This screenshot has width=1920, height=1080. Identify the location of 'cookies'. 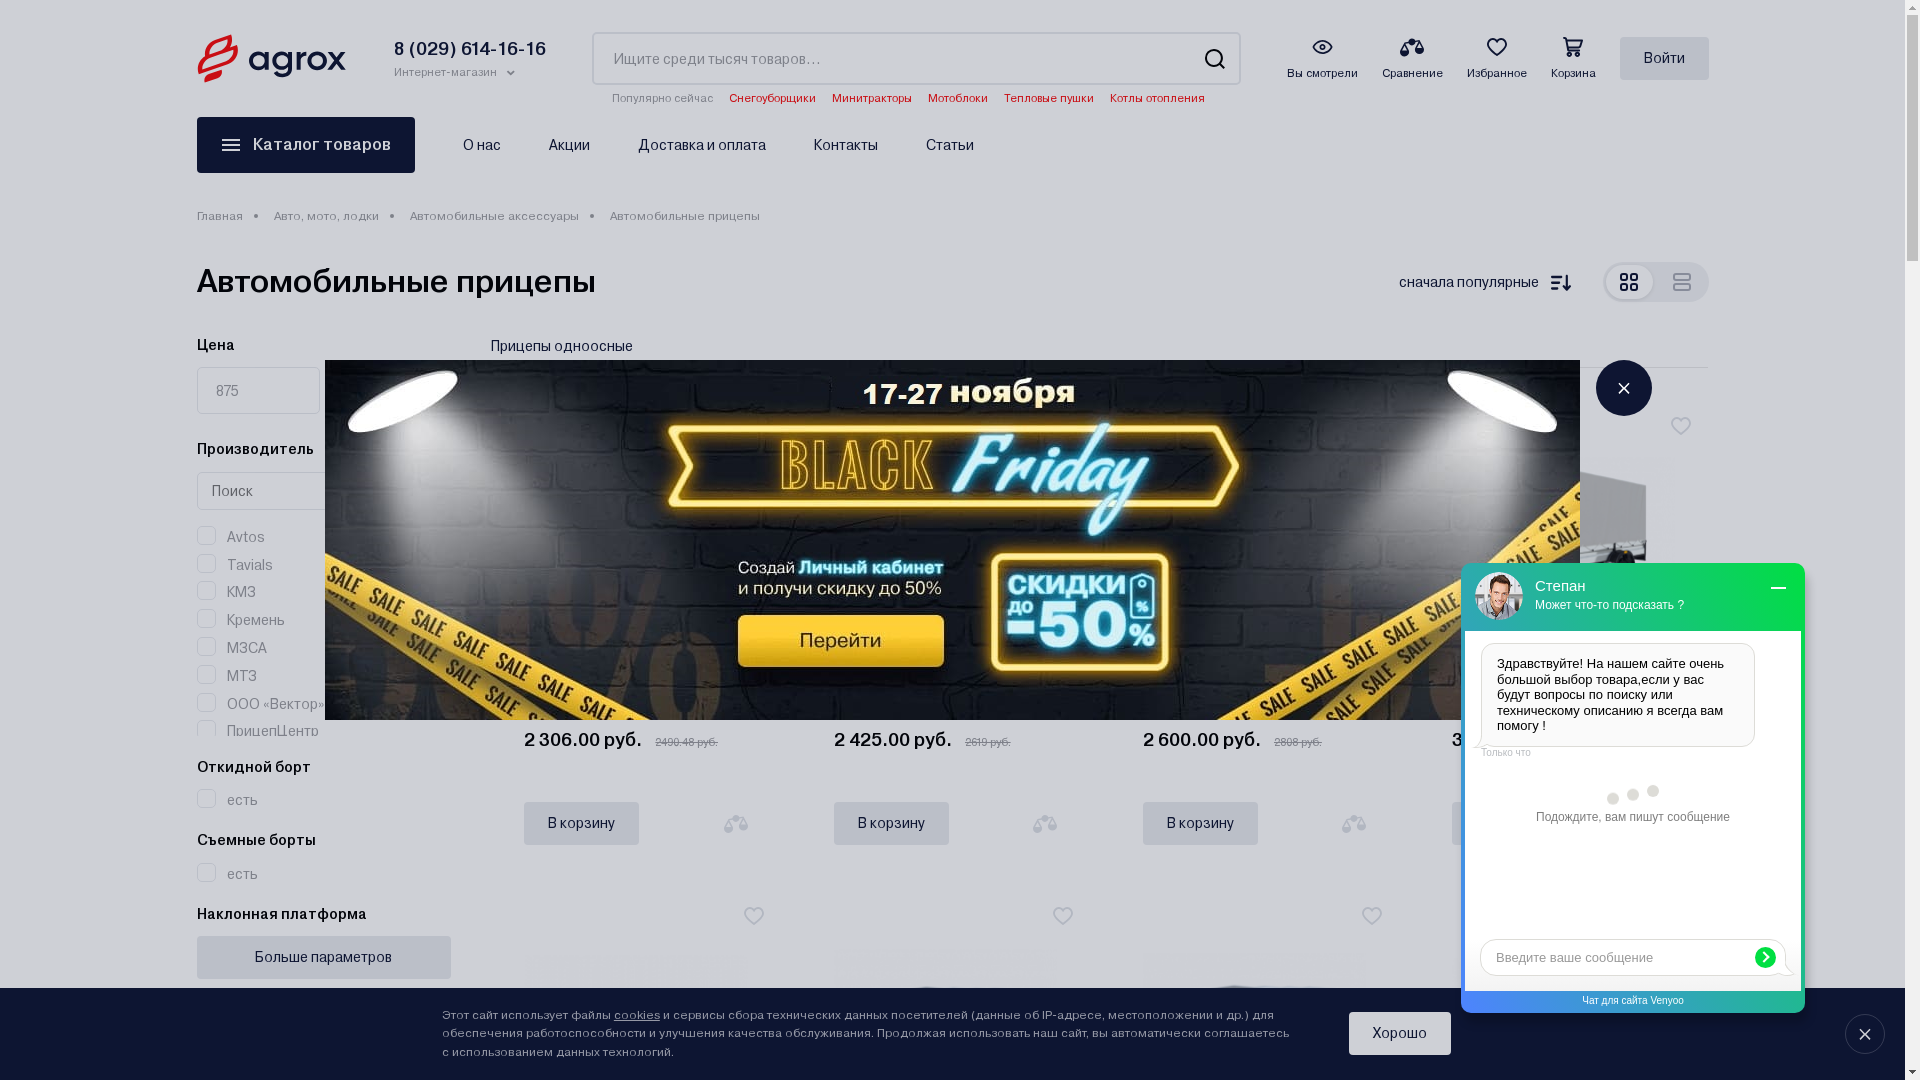
(636, 1014).